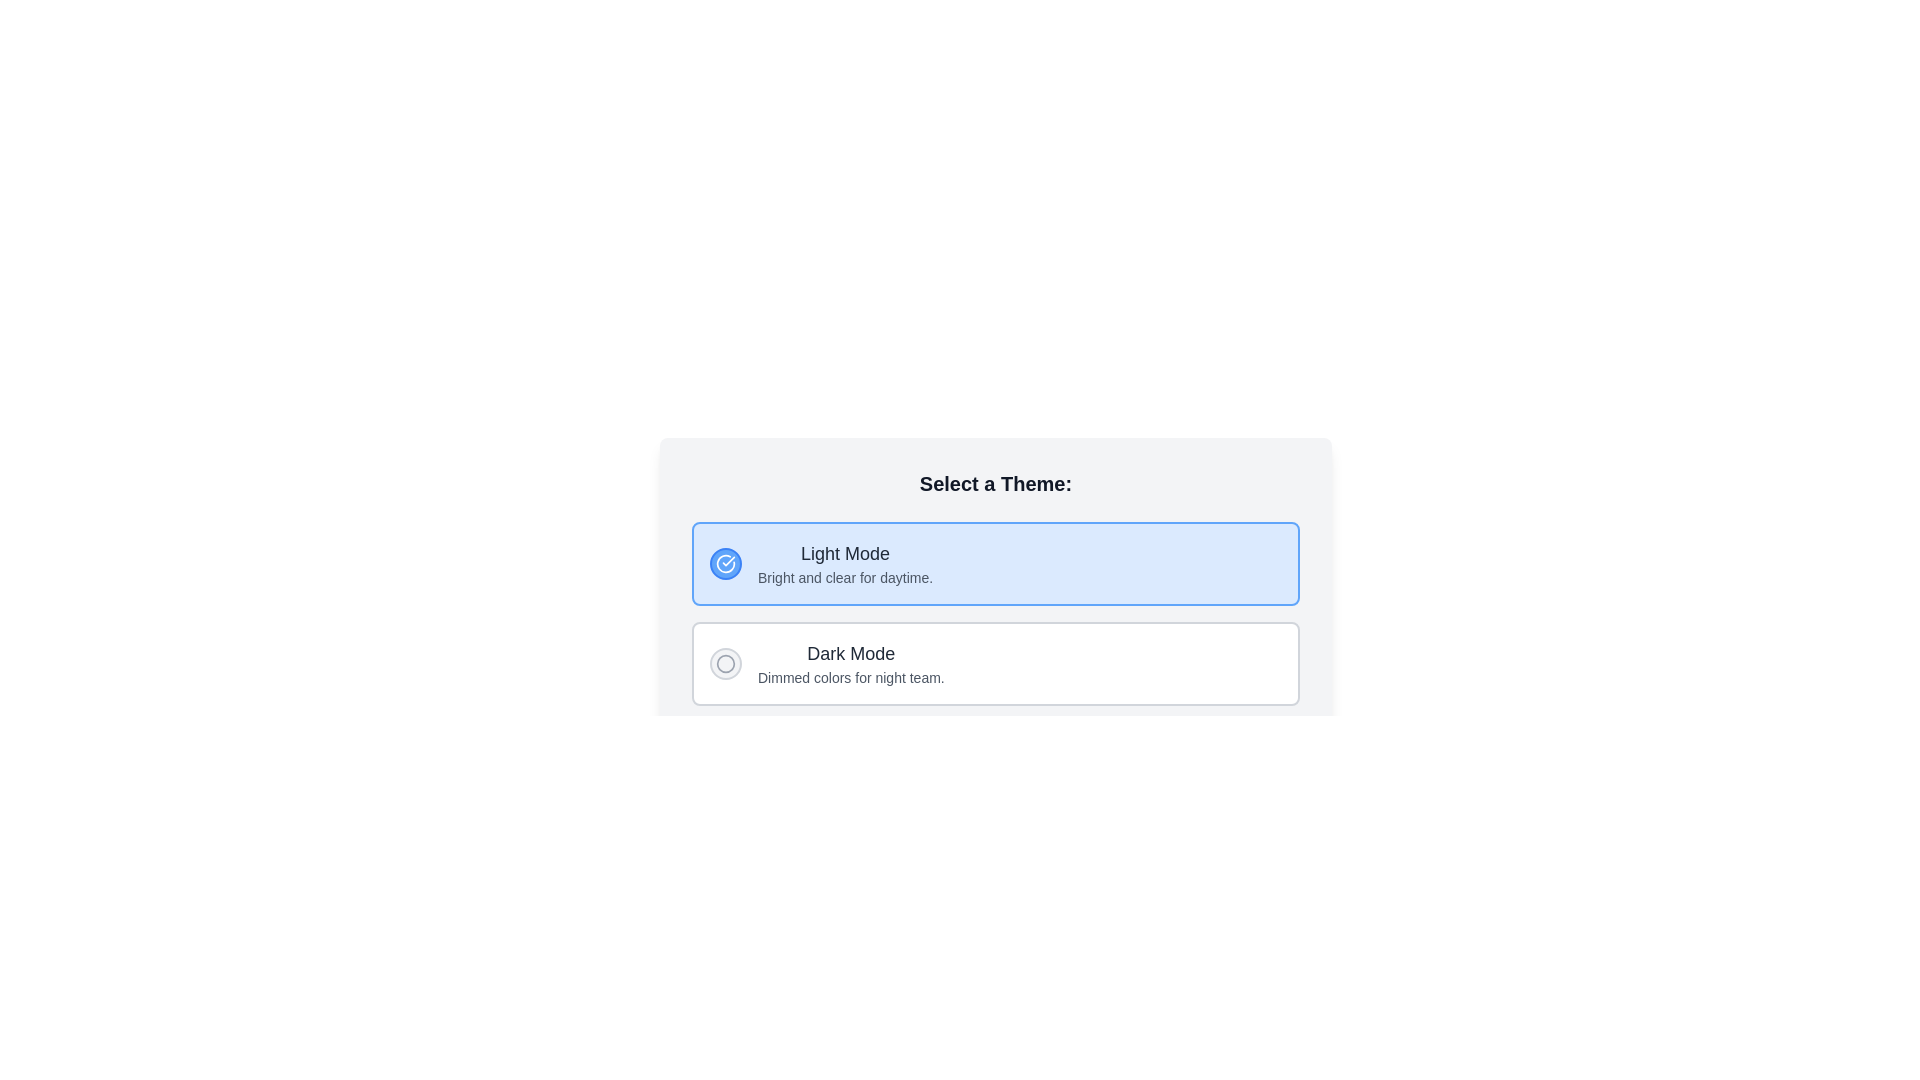  What do you see at coordinates (996, 662) in the screenshot?
I see `the 'Dark Mode' radio button option` at bounding box center [996, 662].